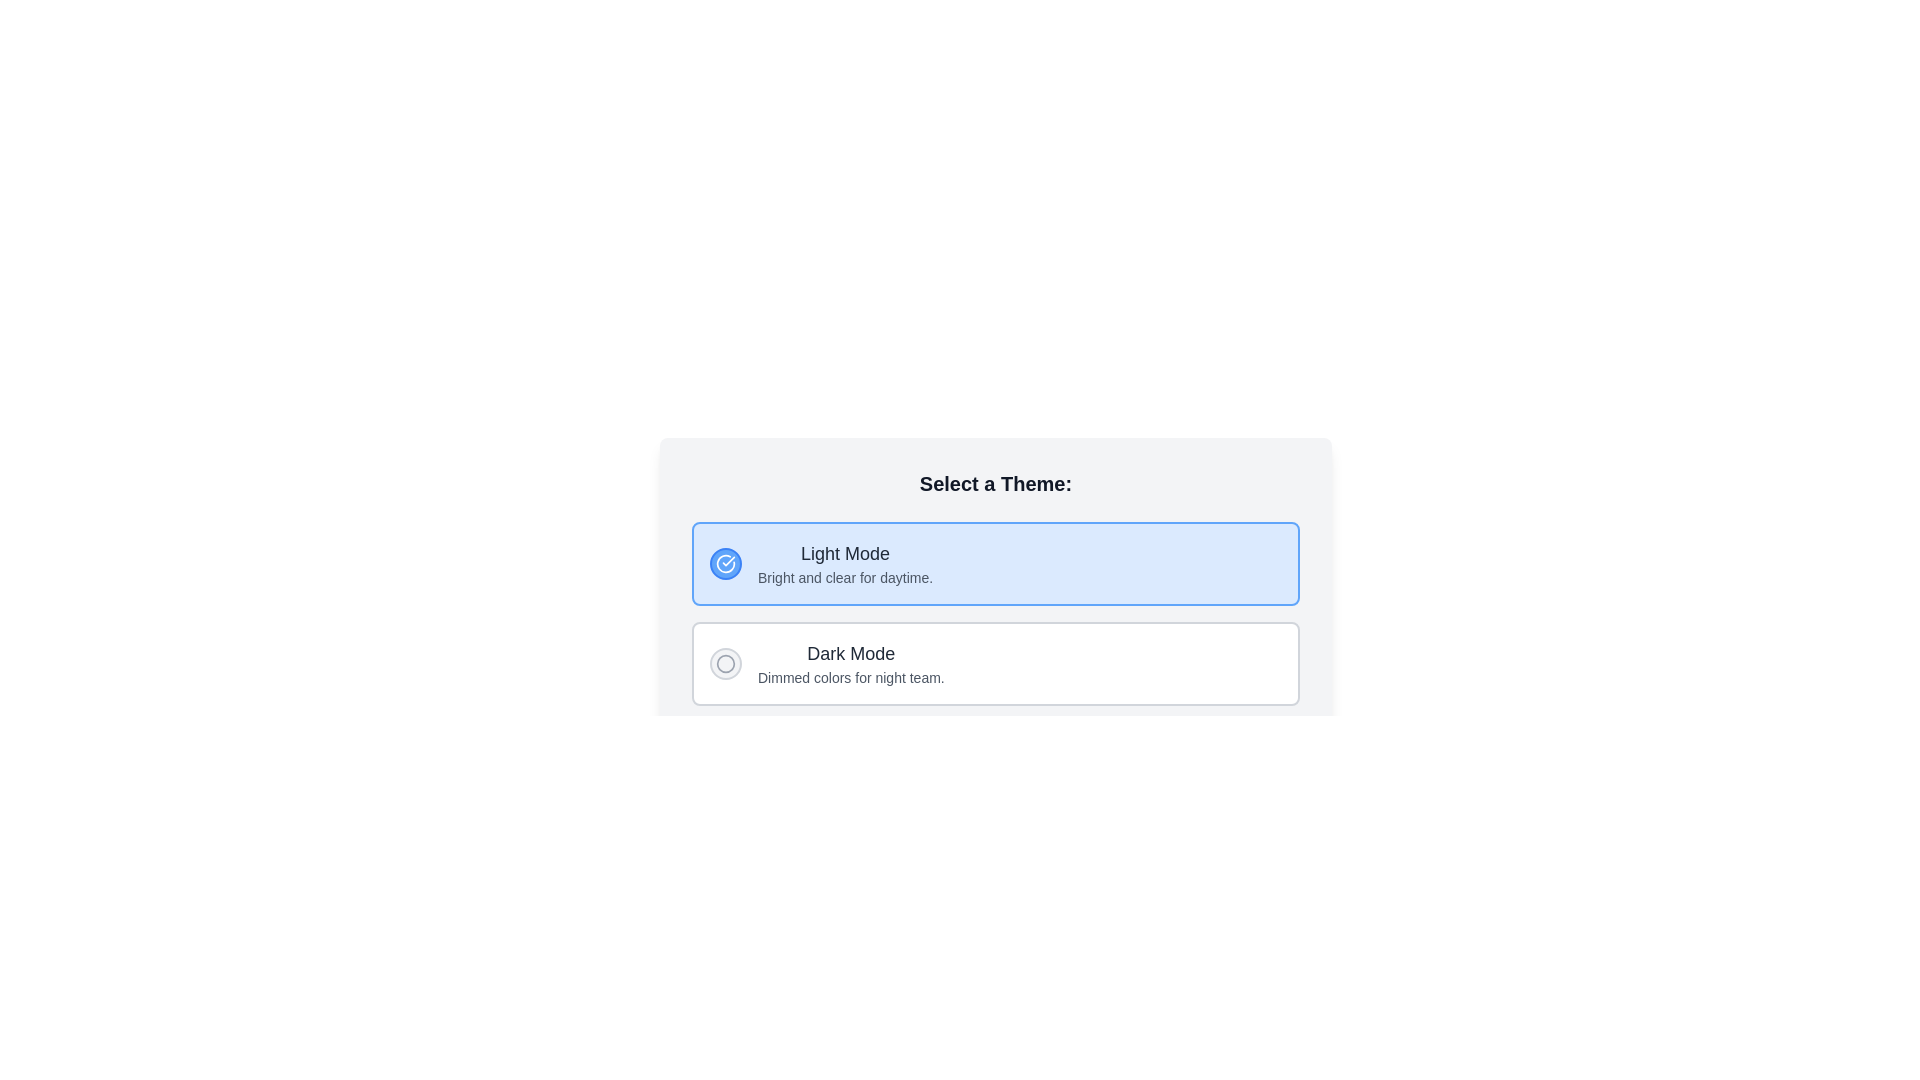  What do you see at coordinates (996, 662) in the screenshot?
I see `the 'Dark Mode' radio button option` at bounding box center [996, 662].